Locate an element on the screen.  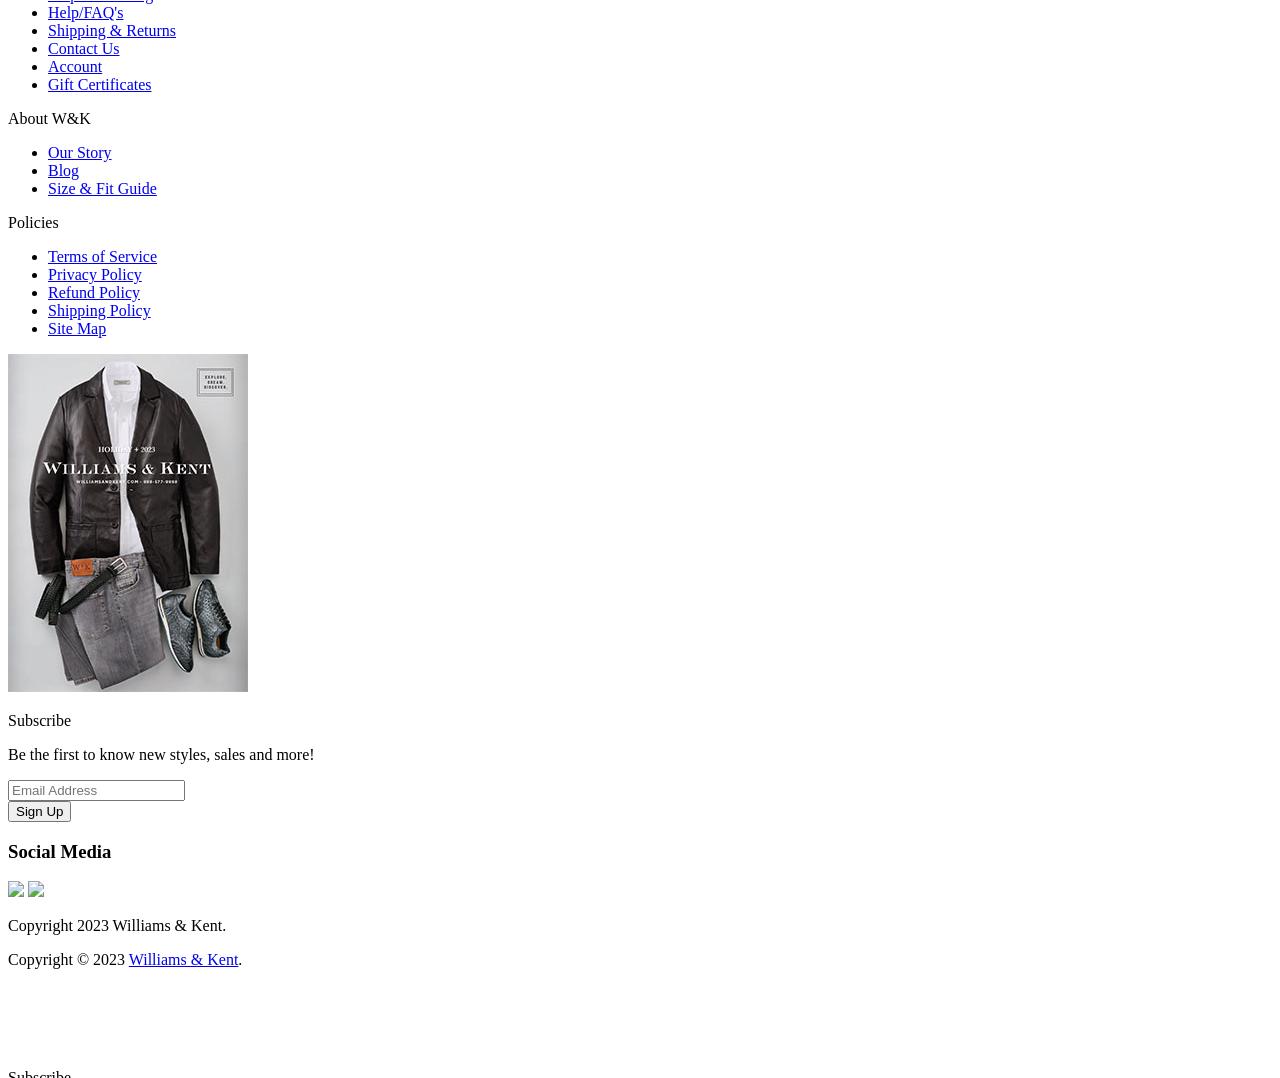
'Contact Us' is located at coordinates (82, 47).